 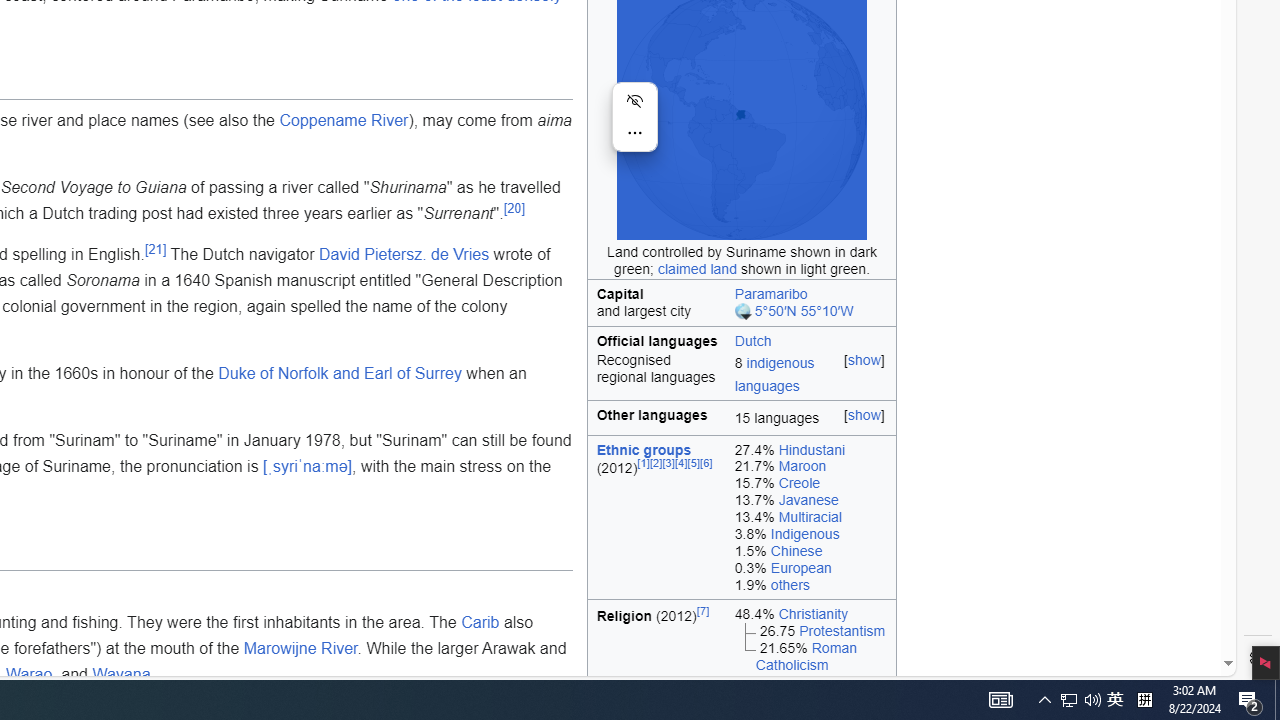 I want to click on '[21]', so click(x=153, y=248).